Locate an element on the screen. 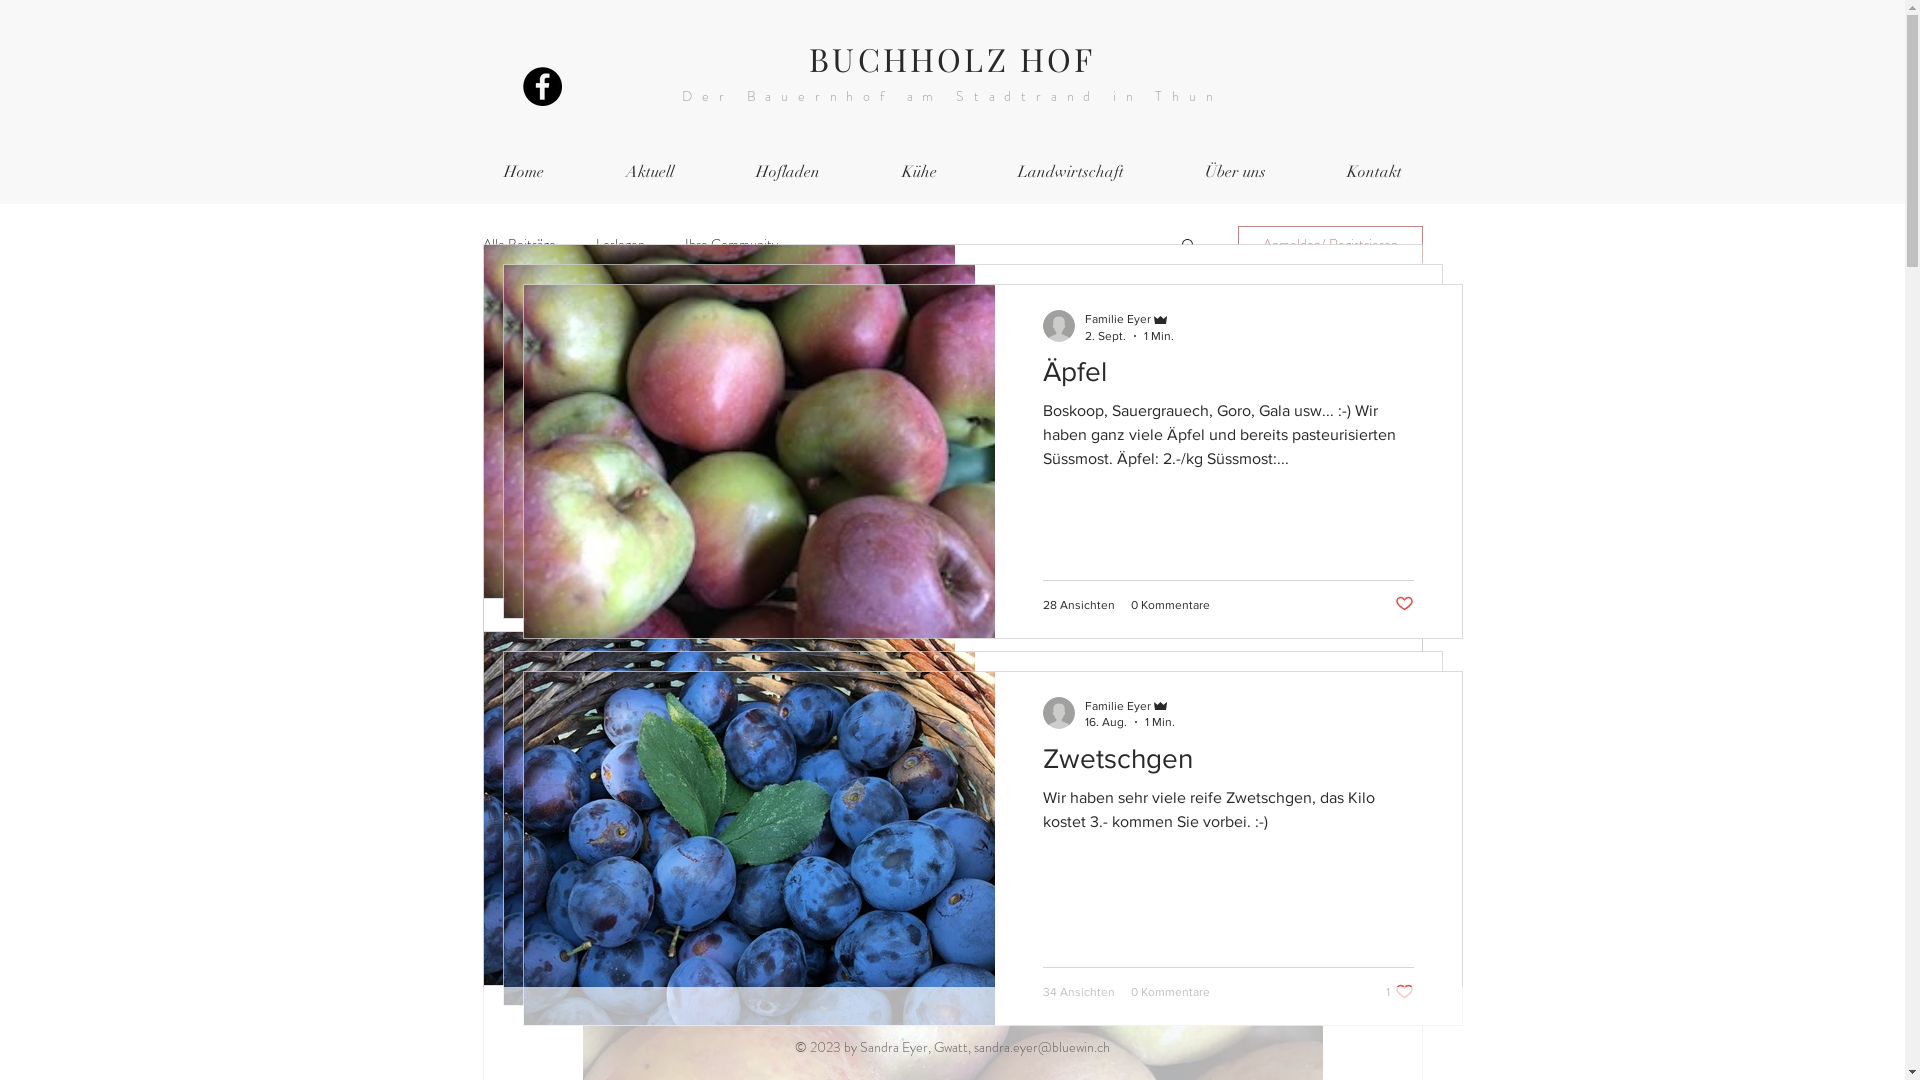 The image size is (1920, 1080). 'Hofladen' is located at coordinates (786, 171).